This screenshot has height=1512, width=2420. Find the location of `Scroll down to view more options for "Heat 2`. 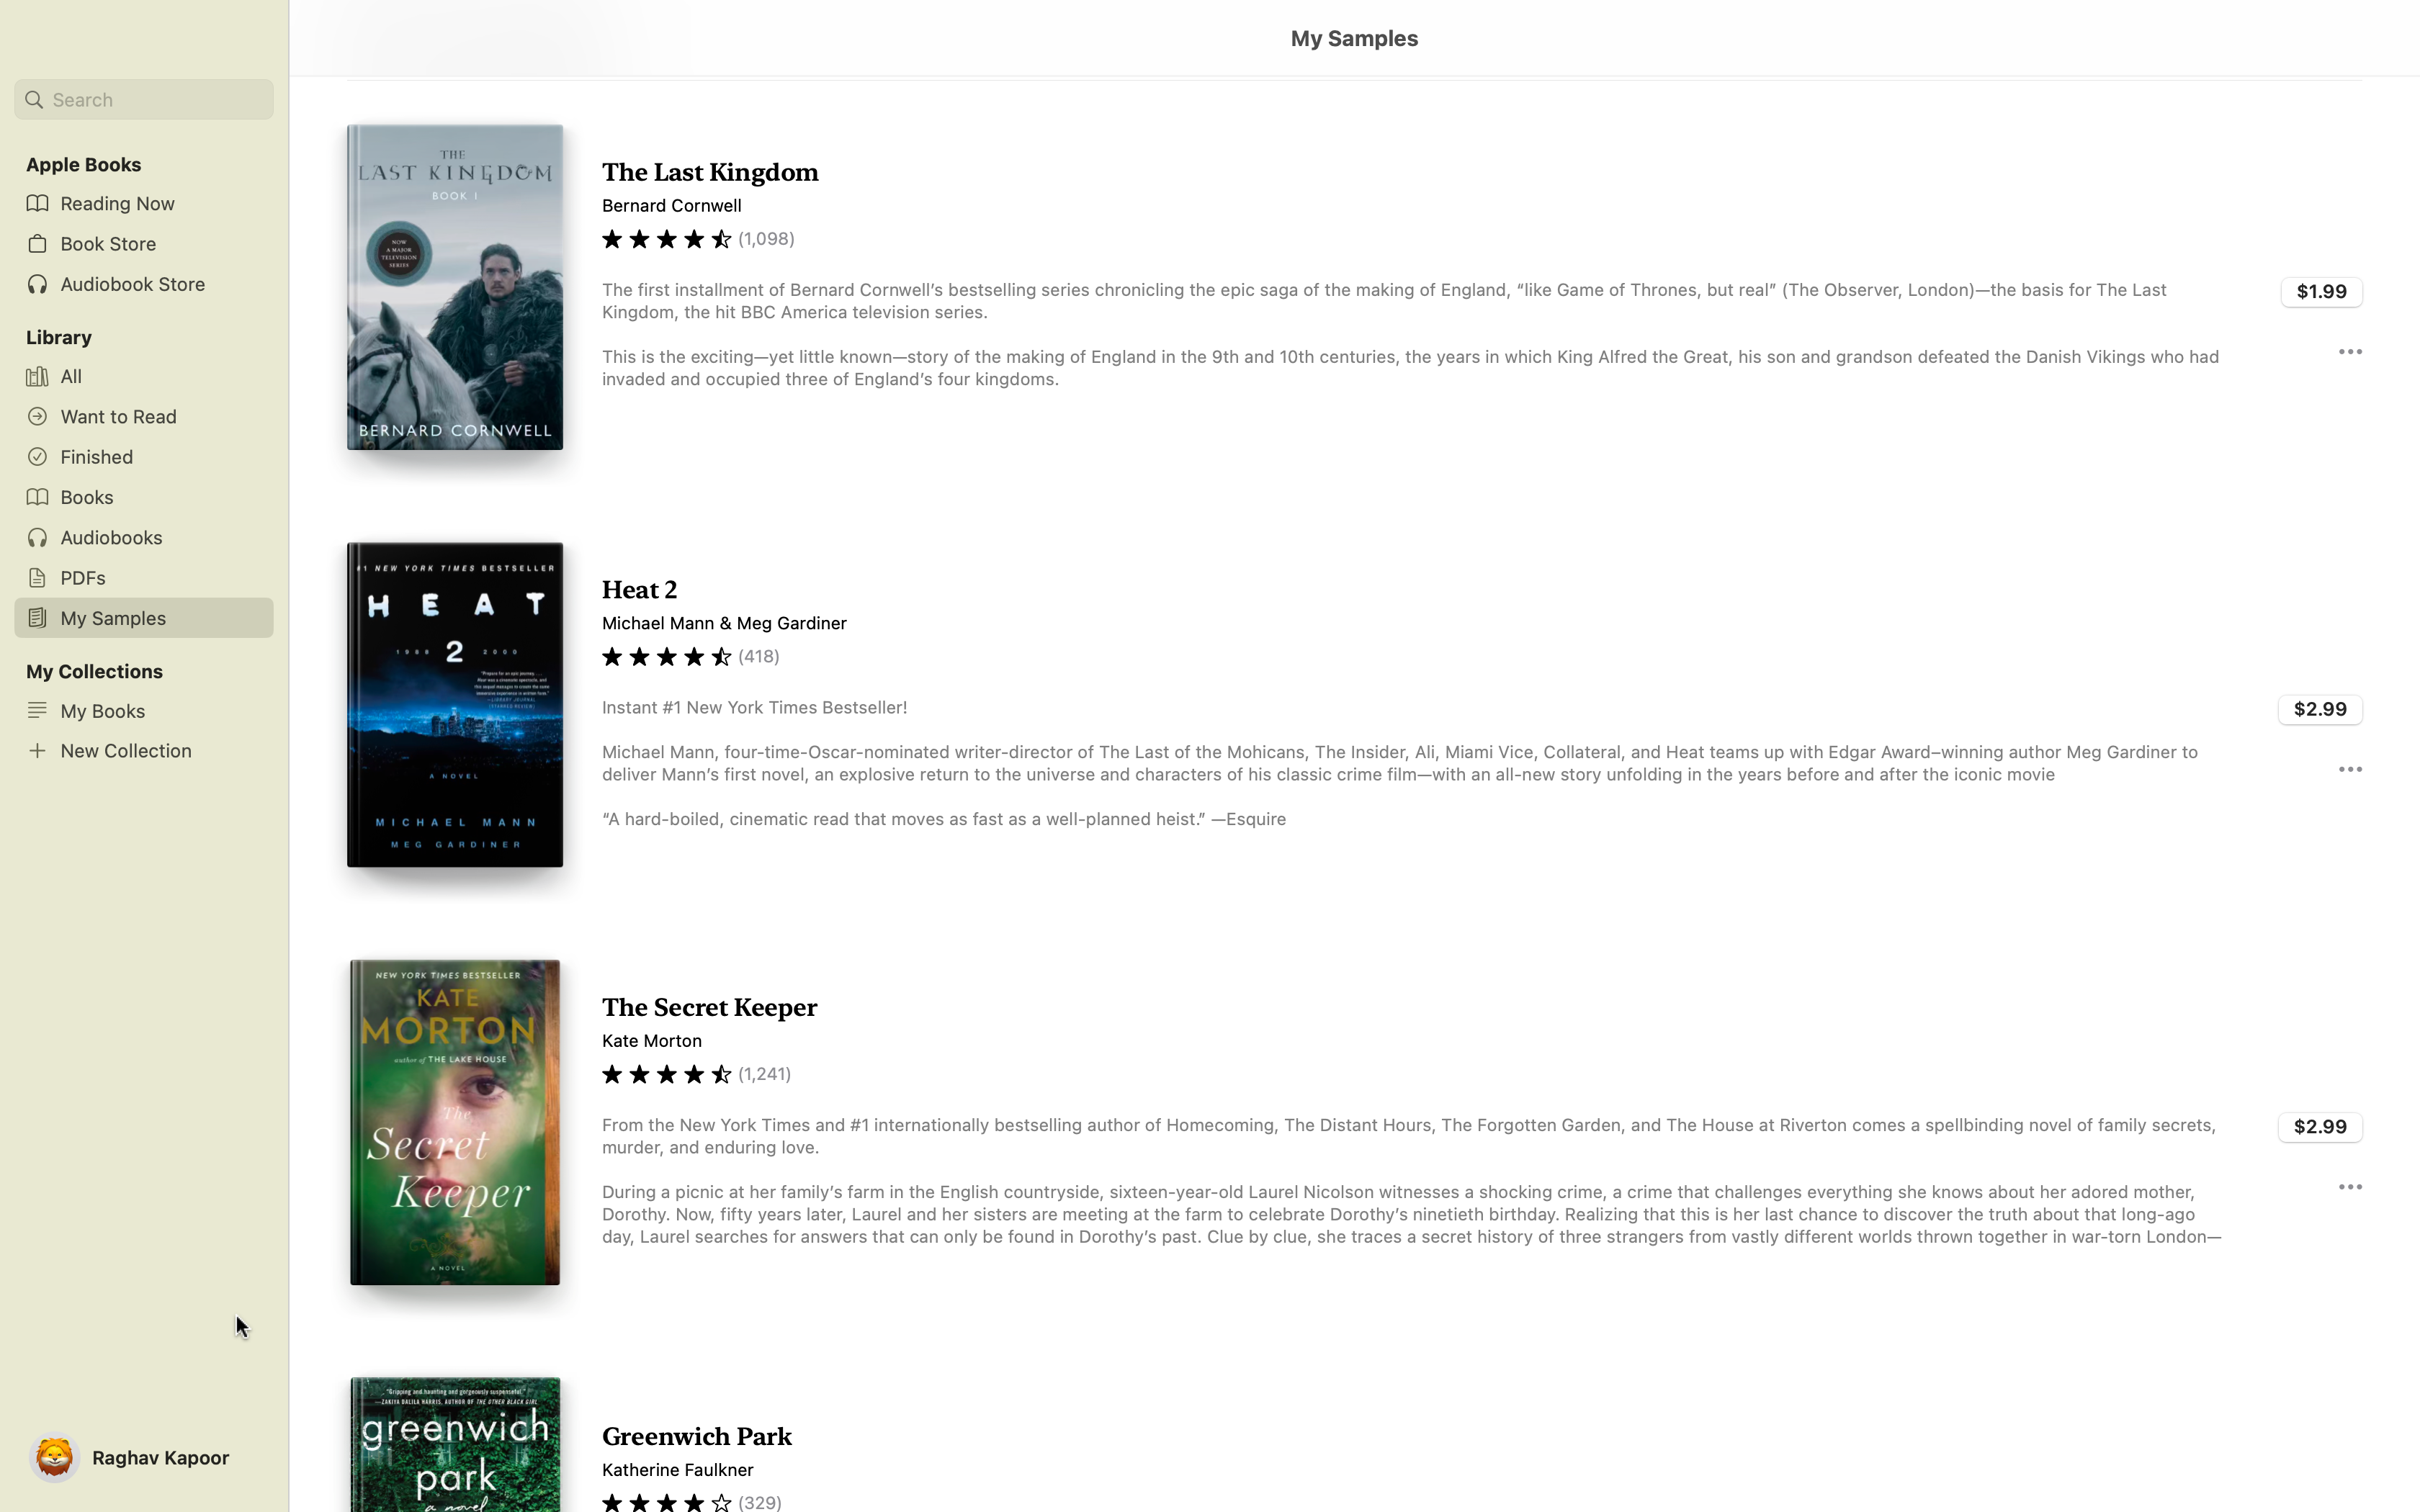

Scroll down to view more options for "Heat 2 is located at coordinates (7897670, 1613304).